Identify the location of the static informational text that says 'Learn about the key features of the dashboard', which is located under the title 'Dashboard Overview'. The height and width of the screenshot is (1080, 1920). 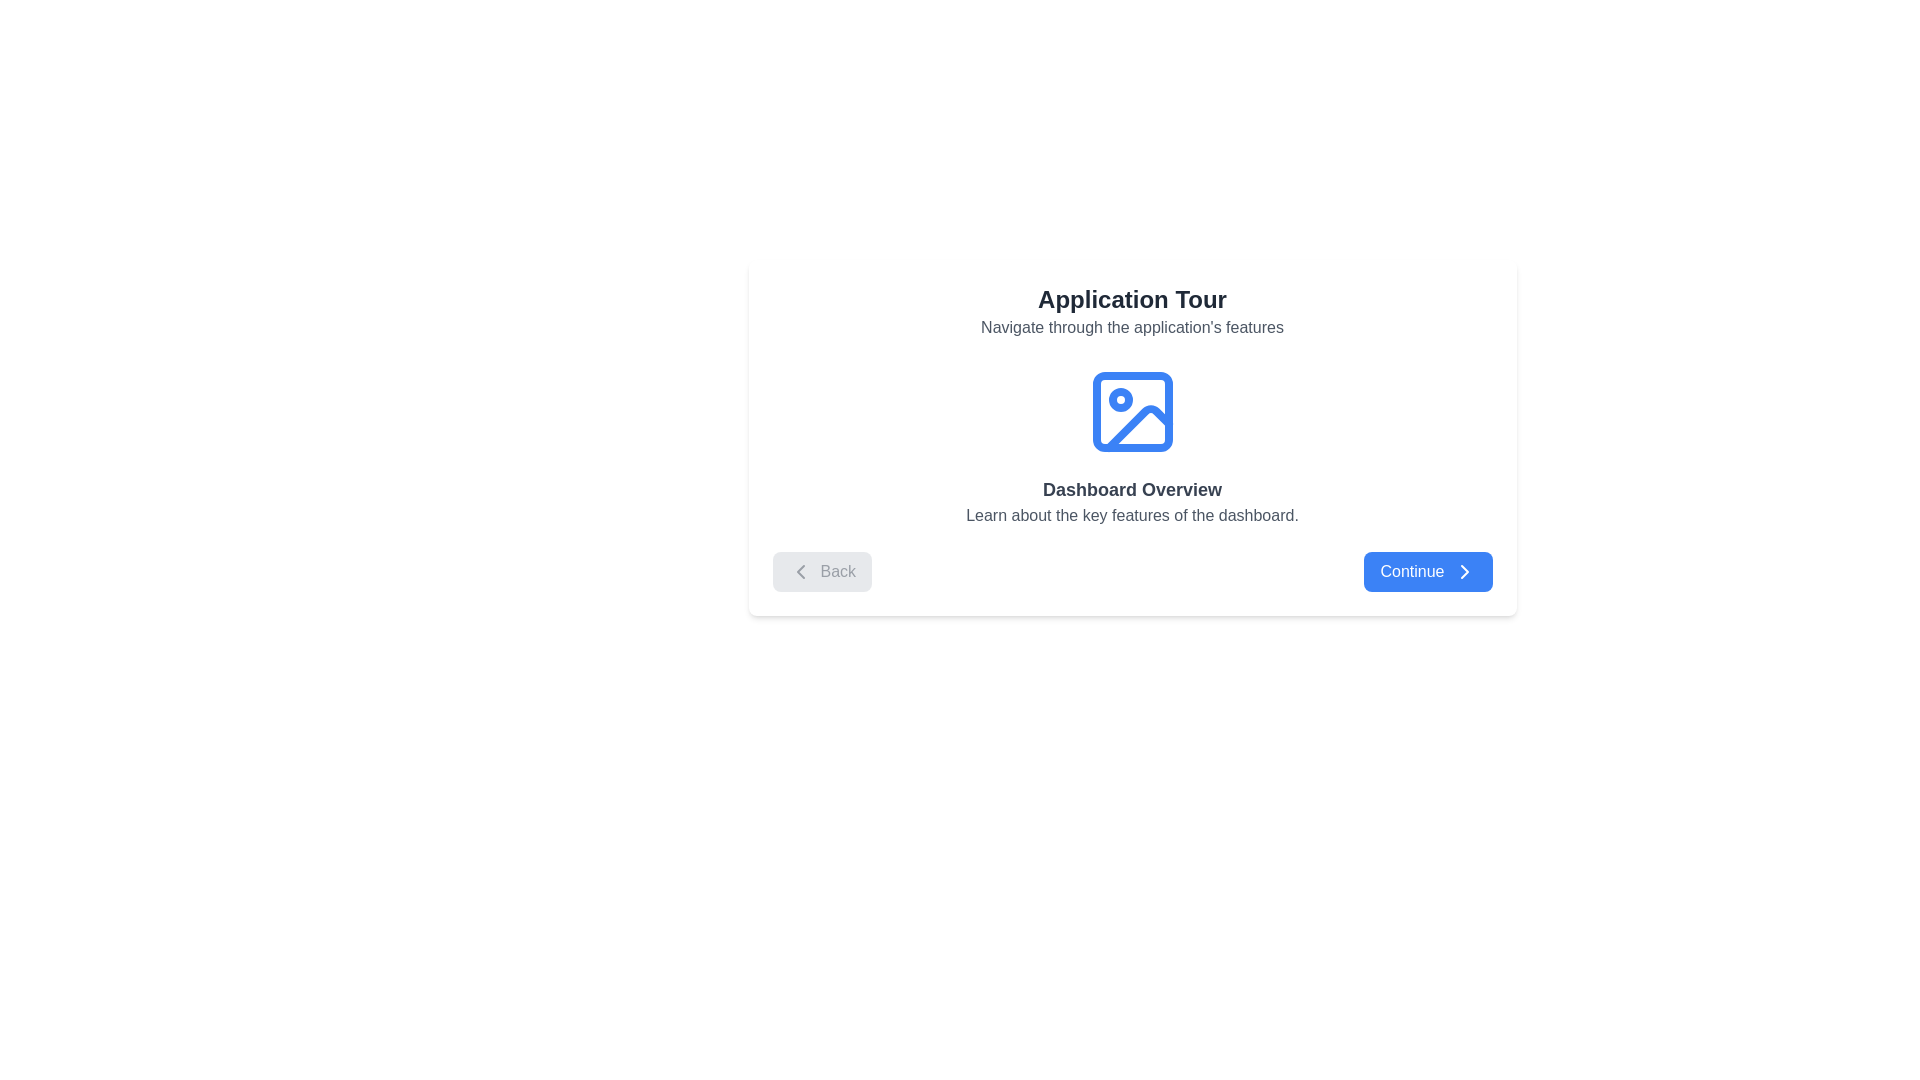
(1132, 515).